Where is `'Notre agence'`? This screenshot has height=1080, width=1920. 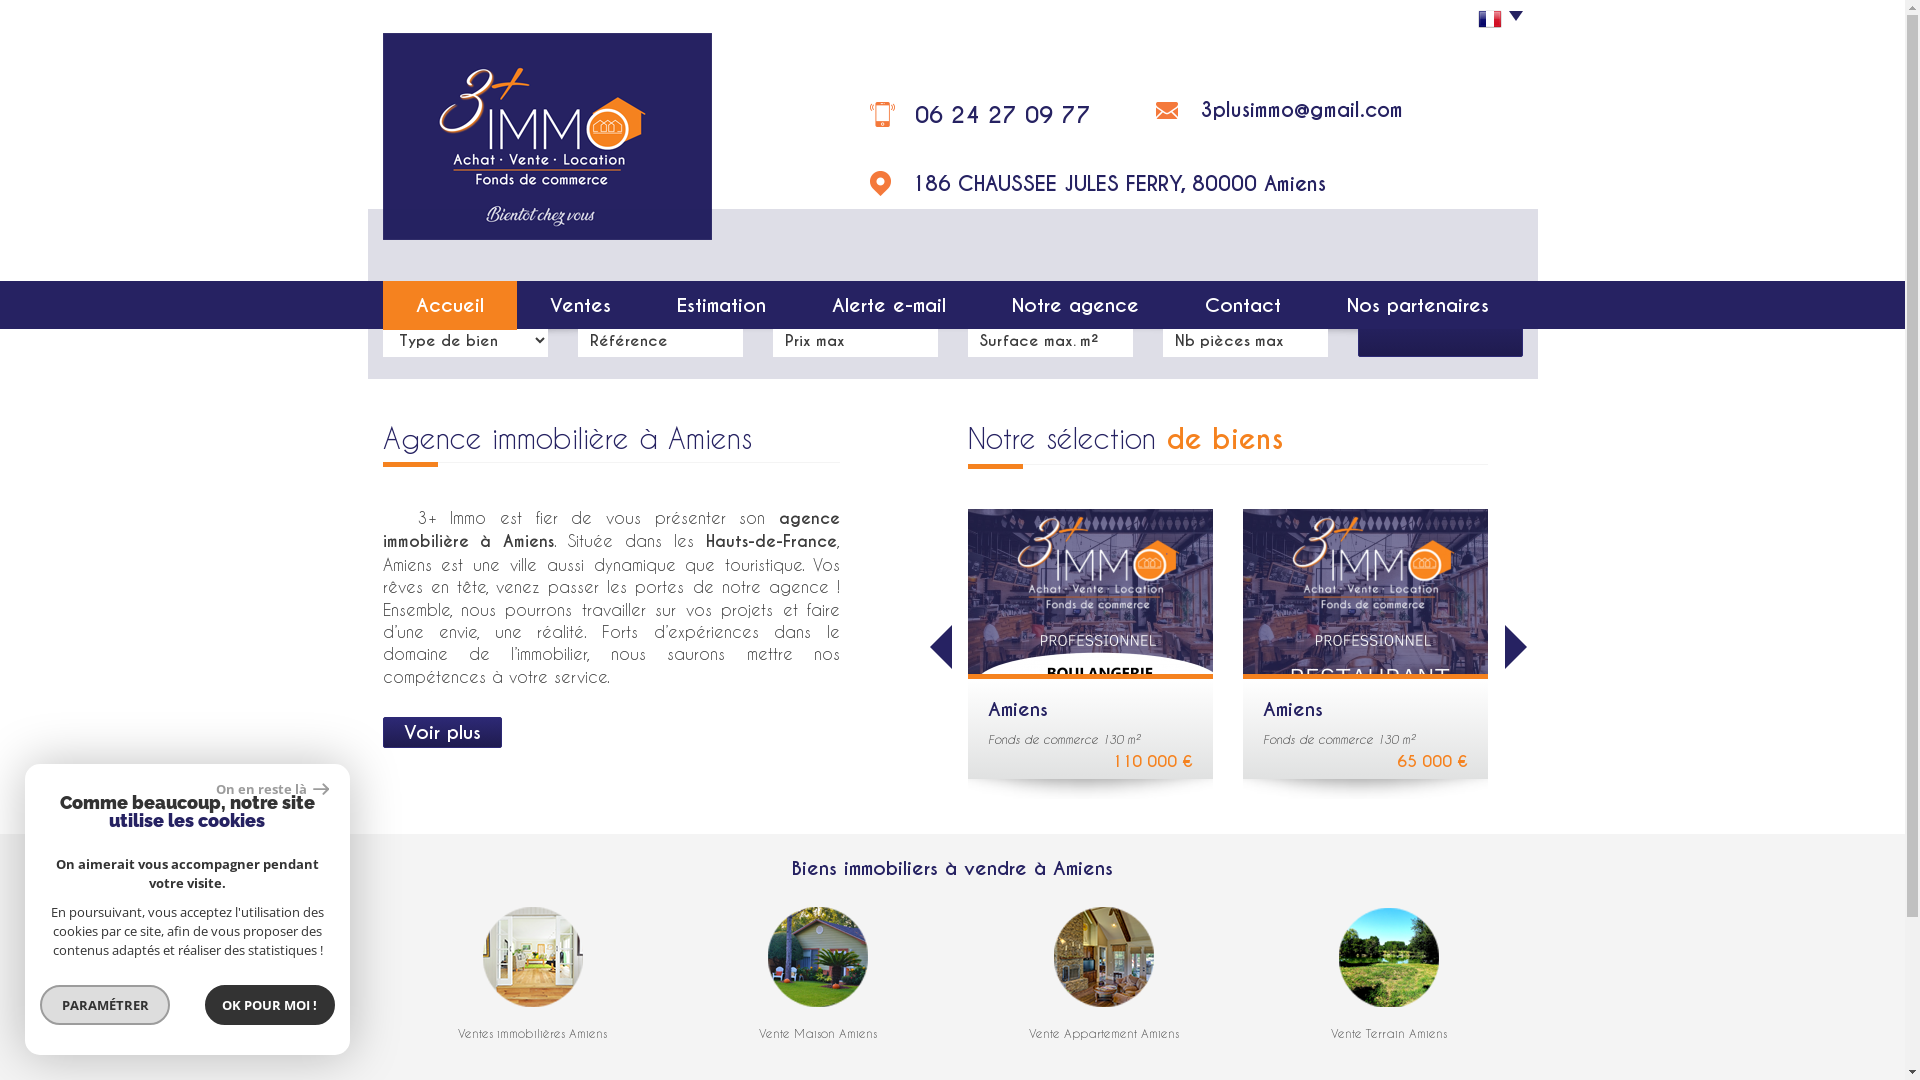 'Notre agence' is located at coordinates (1074, 305).